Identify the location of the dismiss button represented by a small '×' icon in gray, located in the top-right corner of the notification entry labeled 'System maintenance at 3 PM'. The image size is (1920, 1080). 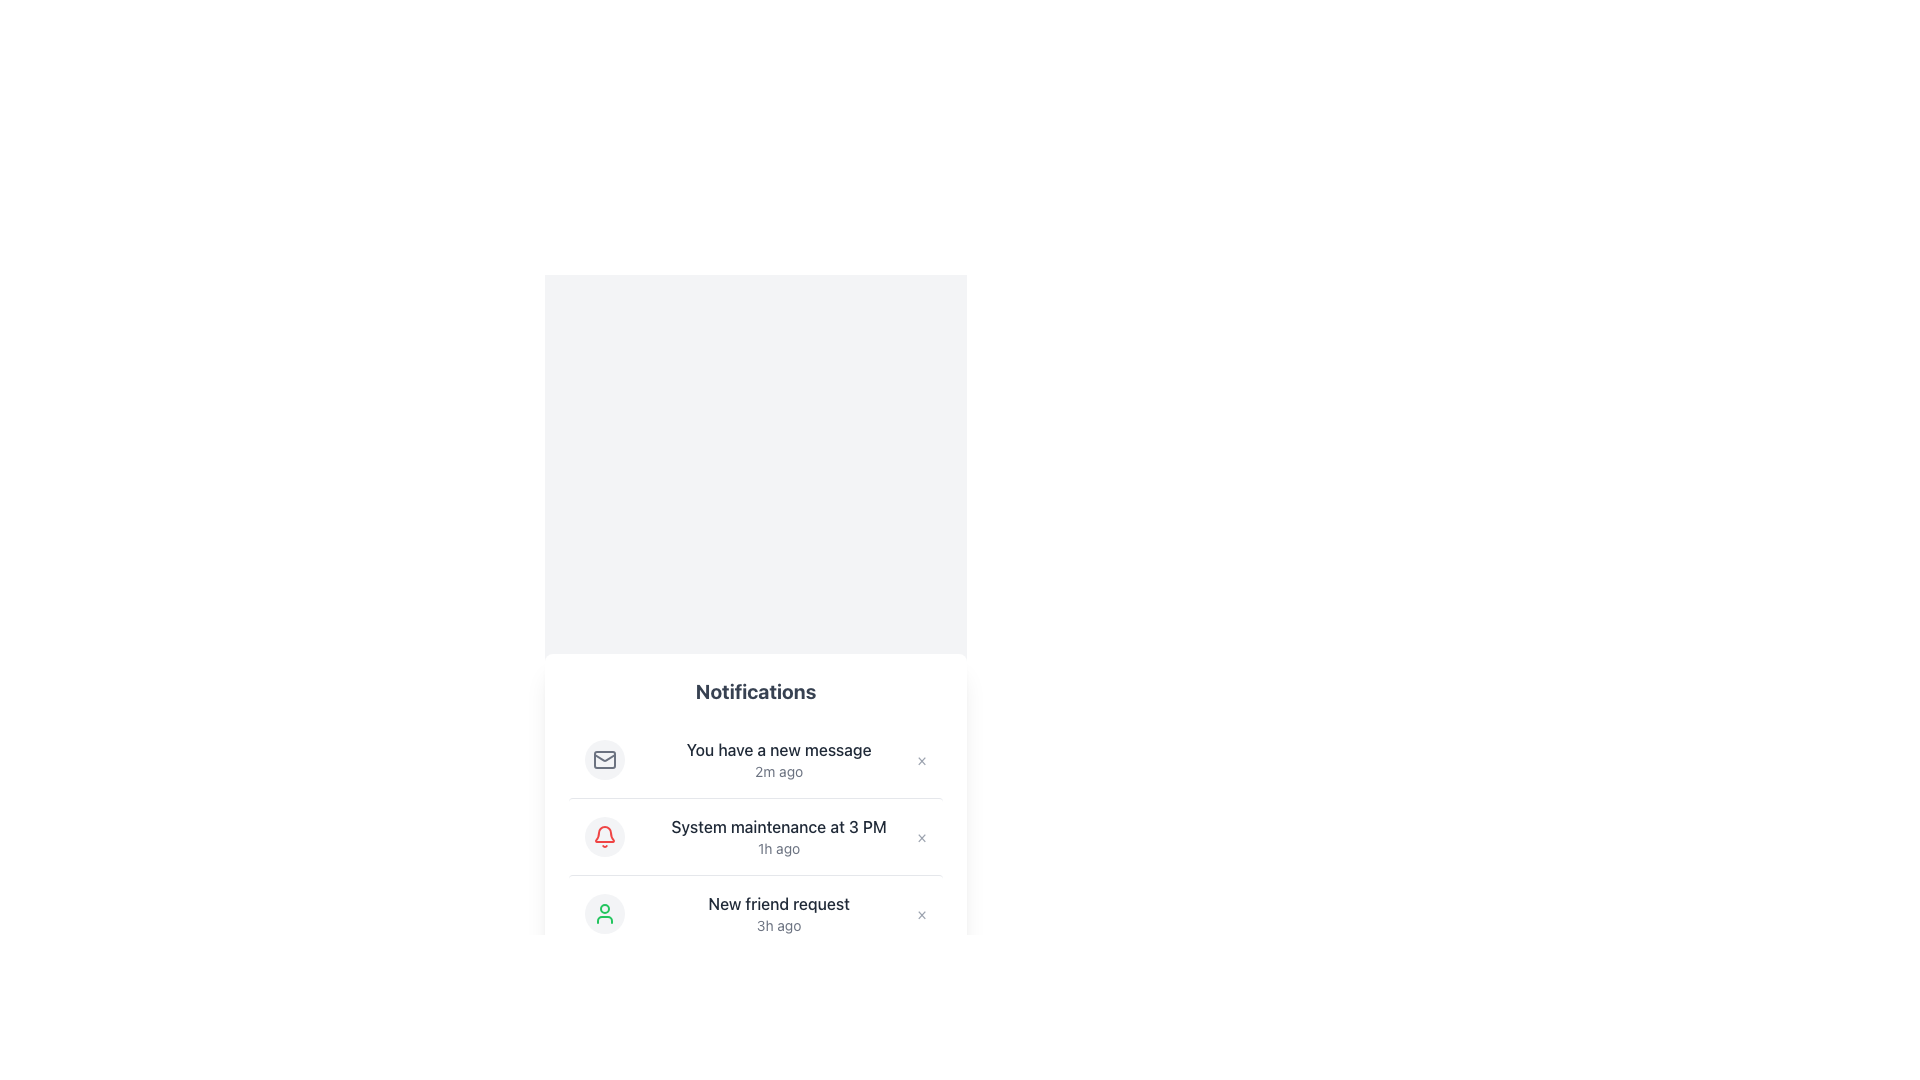
(920, 837).